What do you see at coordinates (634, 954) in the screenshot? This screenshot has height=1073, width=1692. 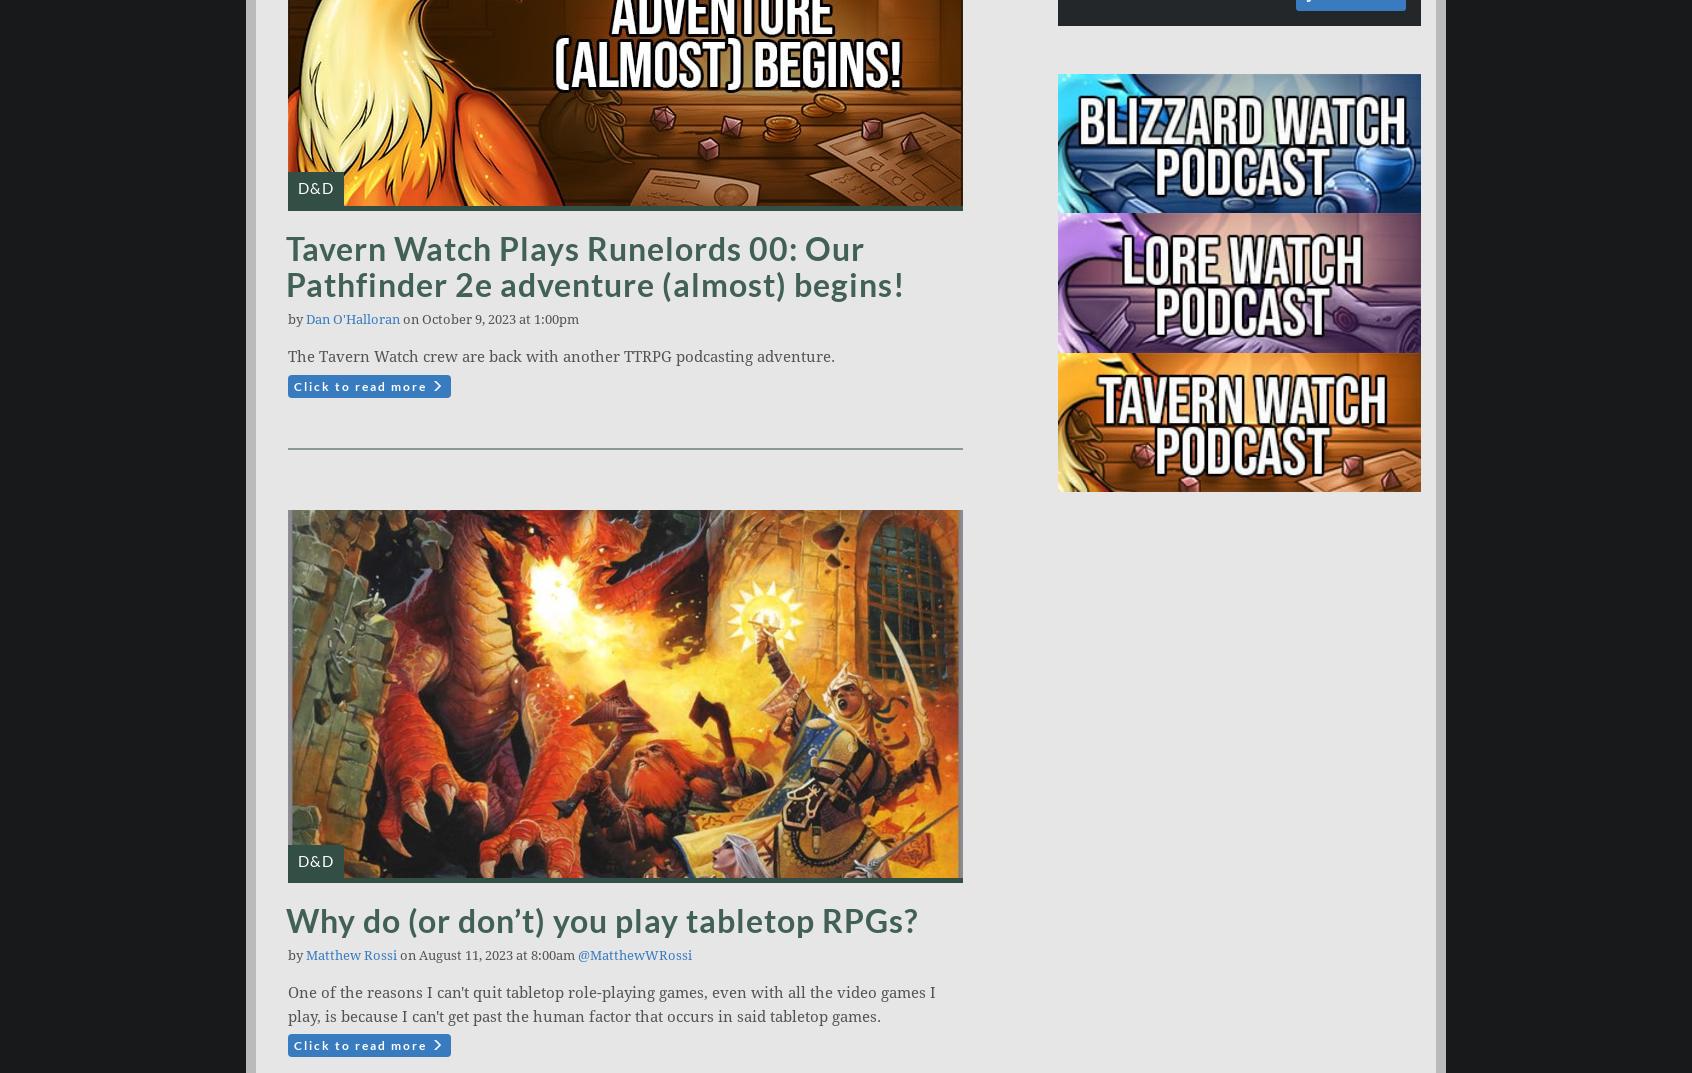 I see `'@MatthewWRossi'` at bounding box center [634, 954].